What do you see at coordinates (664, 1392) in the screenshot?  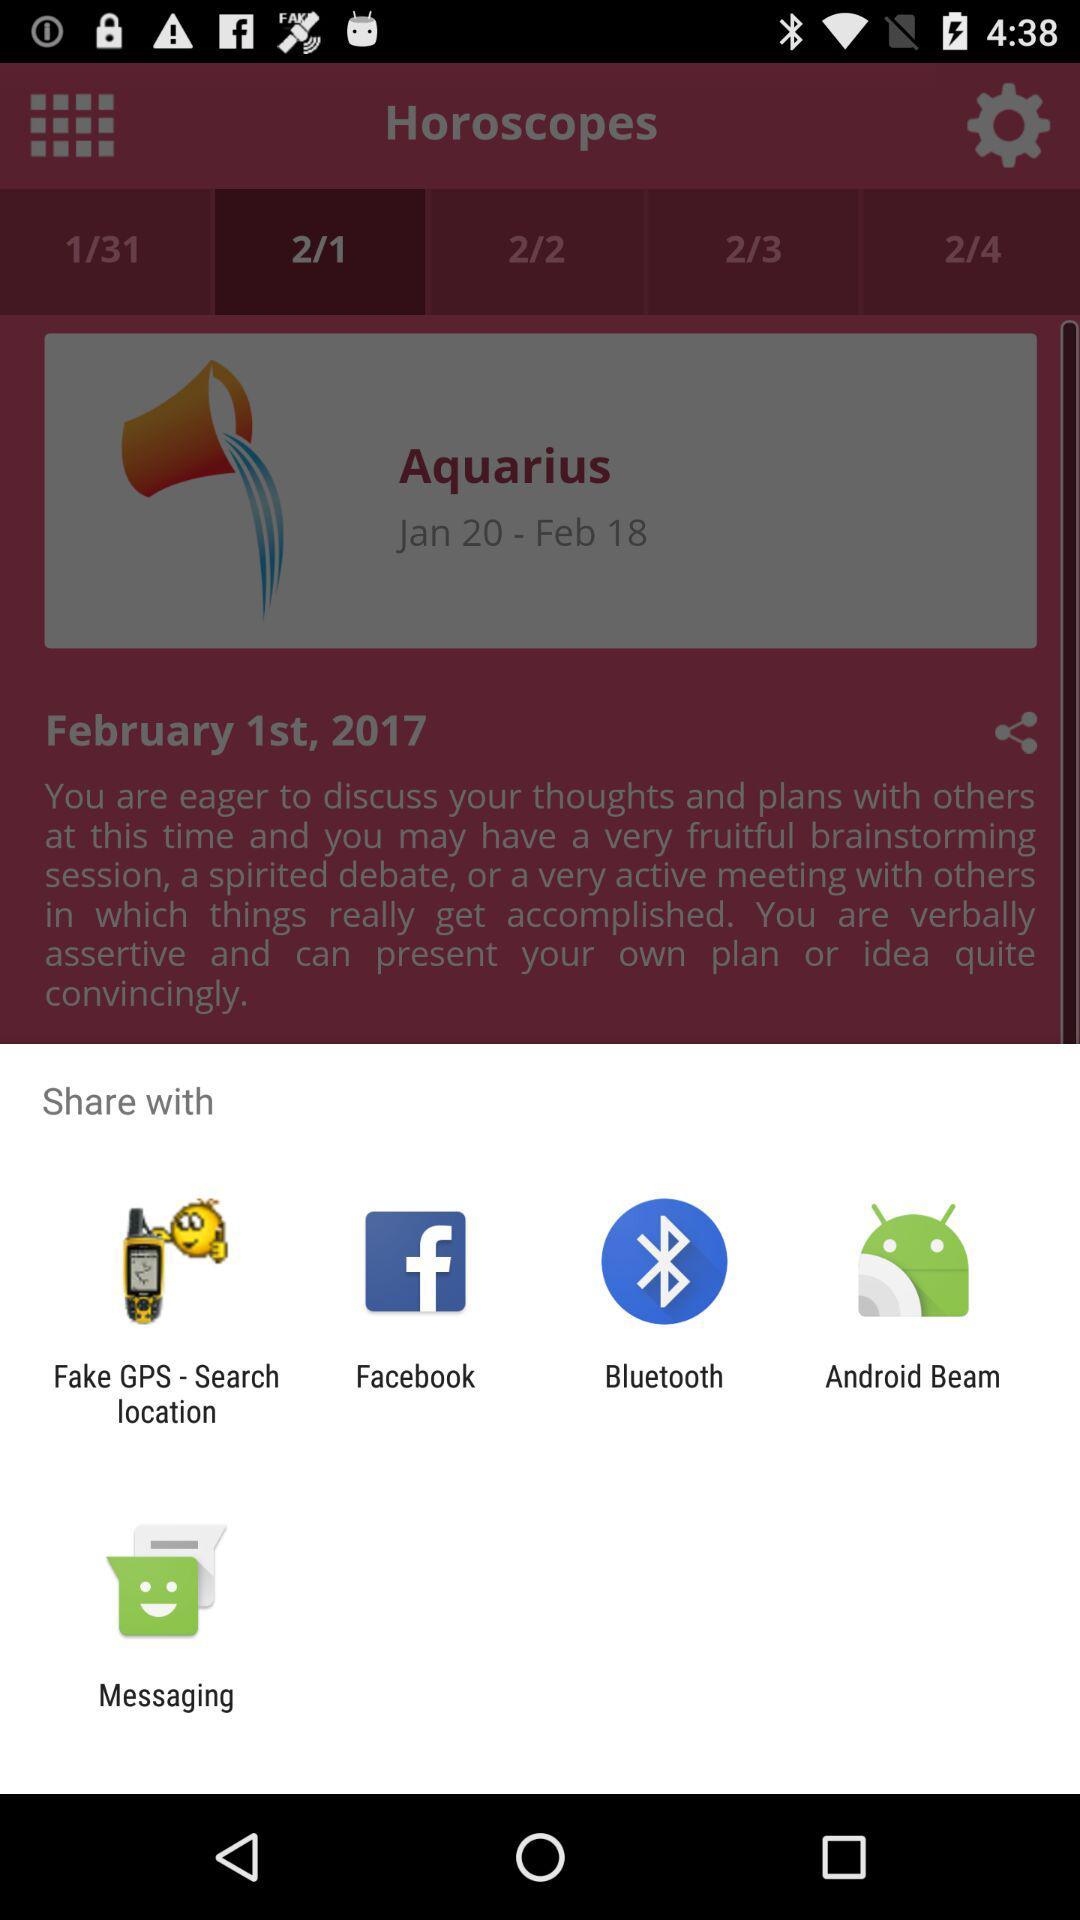 I see `app next to the android beam app` at bounding box center [664, 1392].